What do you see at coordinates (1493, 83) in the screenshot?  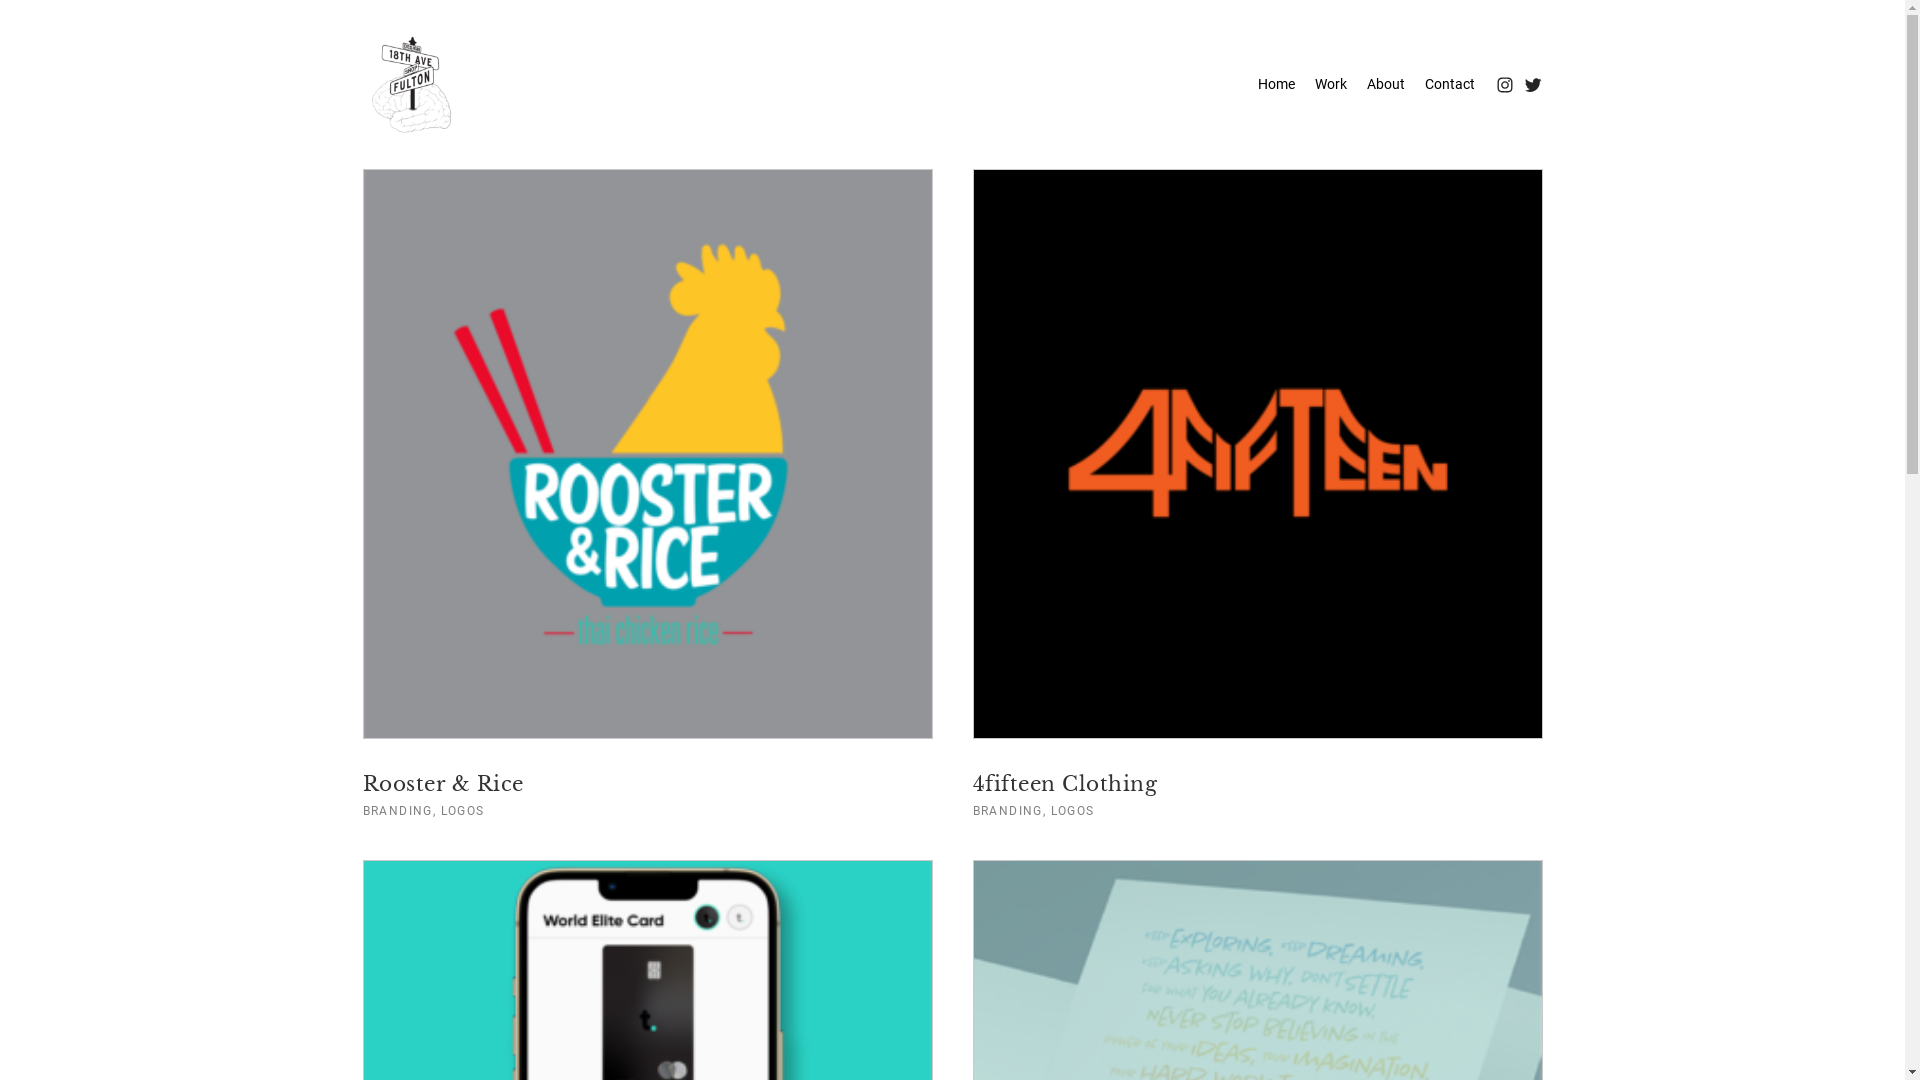 I see `'Instagram'` at bounding box center [1493, 83].